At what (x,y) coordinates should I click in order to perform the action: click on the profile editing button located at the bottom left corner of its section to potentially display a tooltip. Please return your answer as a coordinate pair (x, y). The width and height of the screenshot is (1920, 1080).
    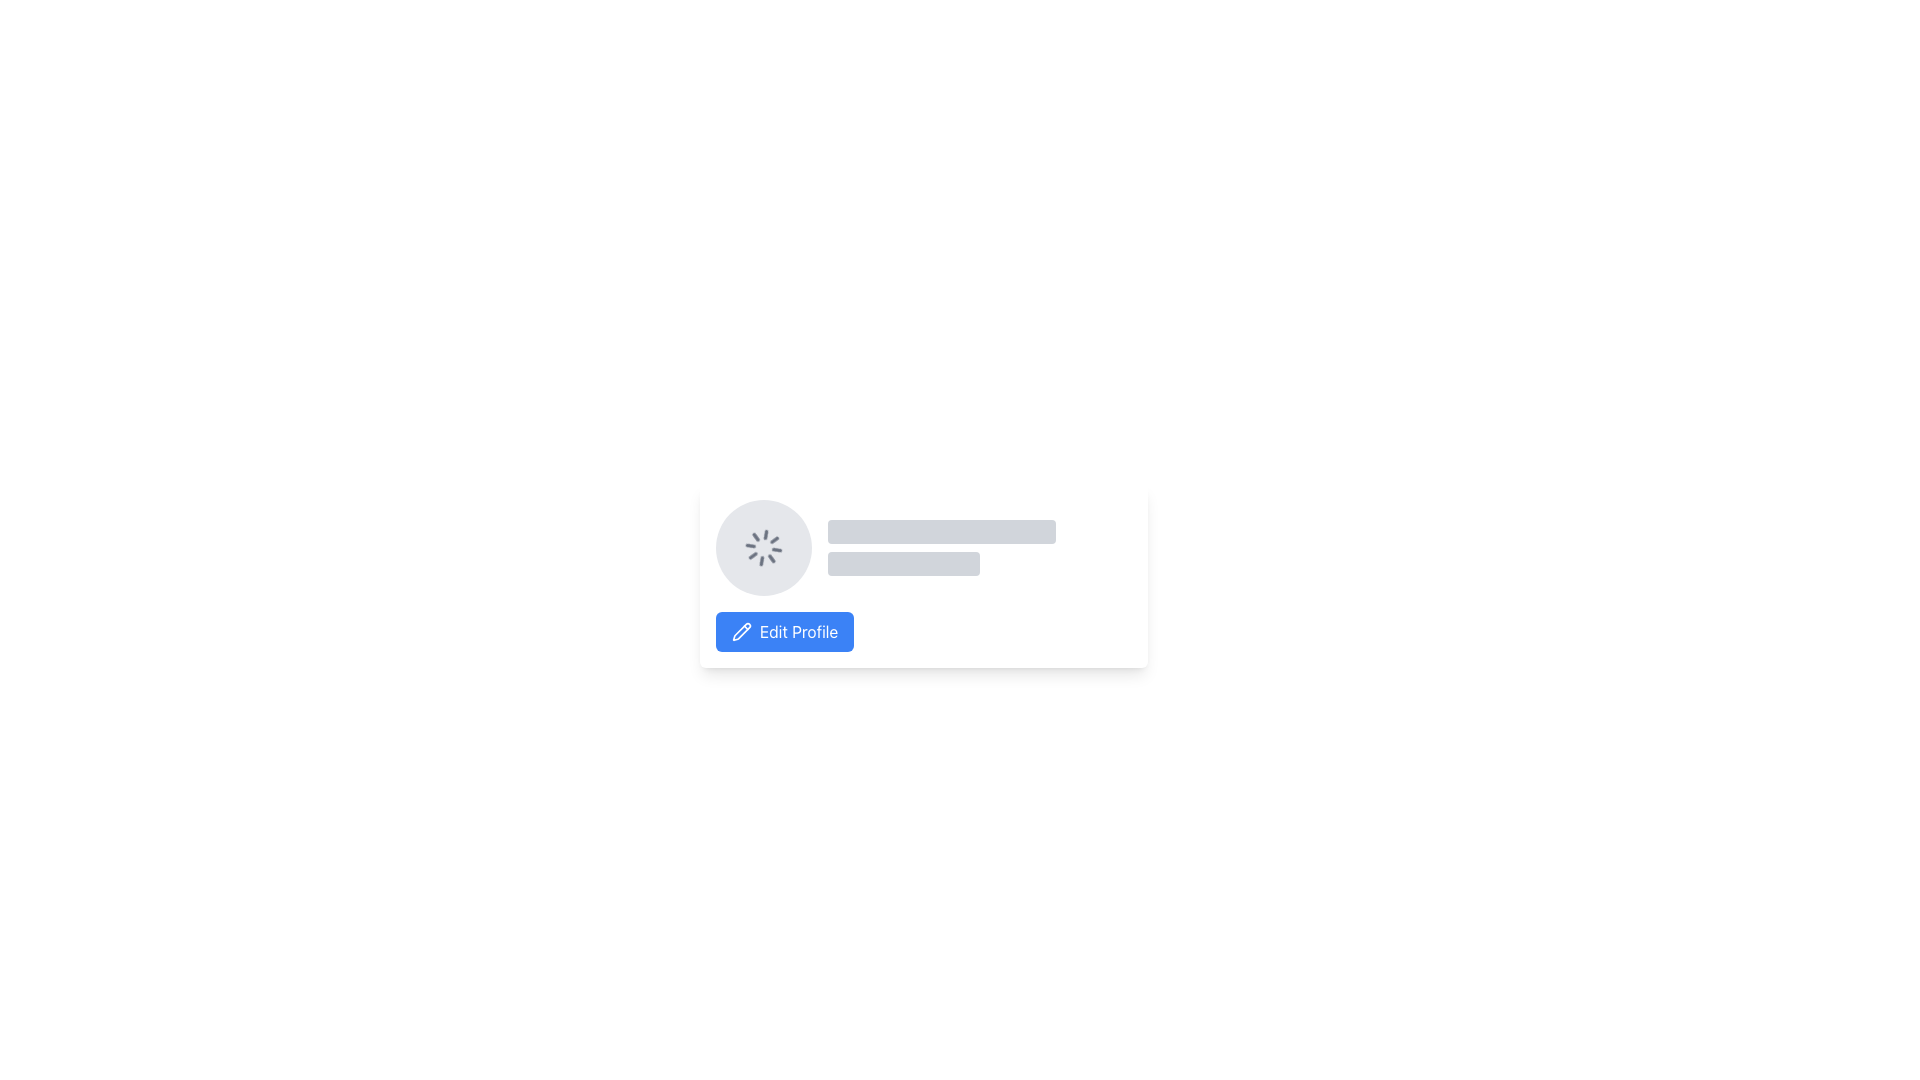
    Looking at the image, I should click on (784, 632).